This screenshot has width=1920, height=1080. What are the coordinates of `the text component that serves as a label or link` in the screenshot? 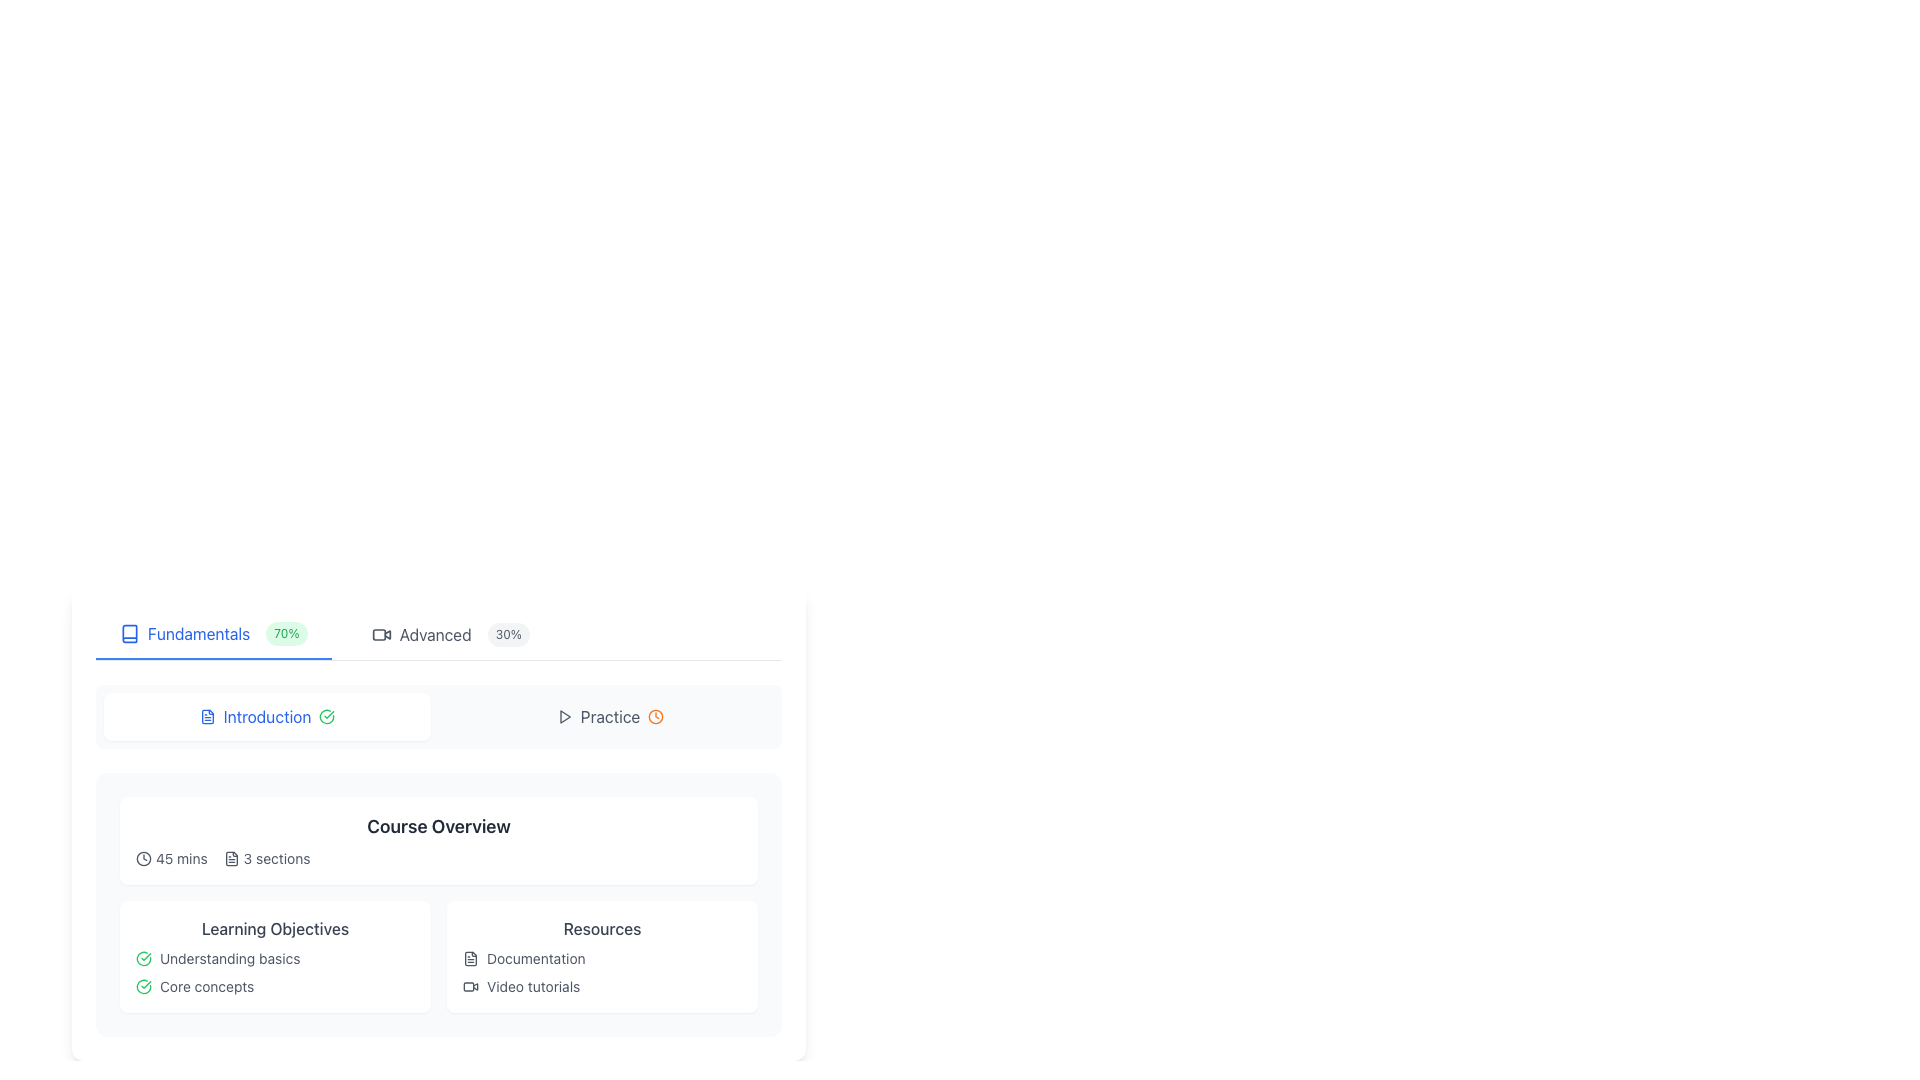 It's located at (536, 958).